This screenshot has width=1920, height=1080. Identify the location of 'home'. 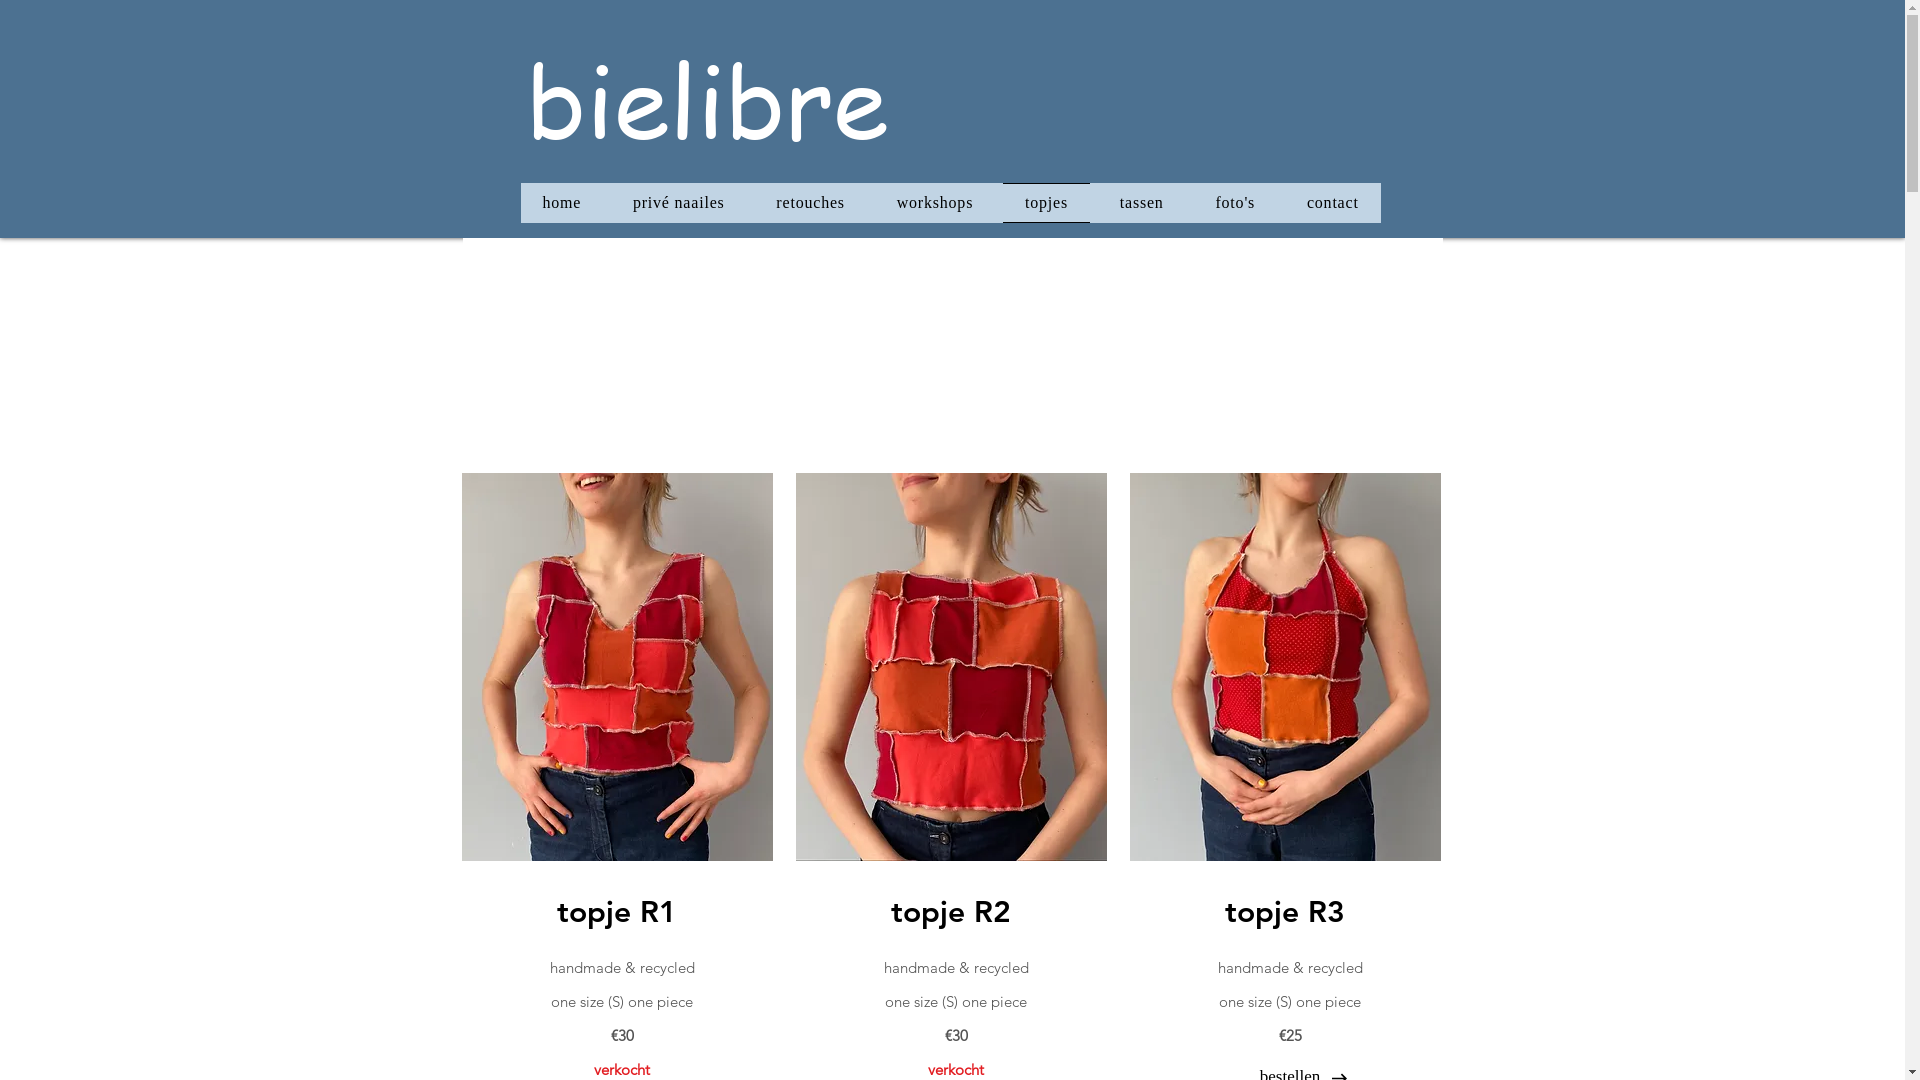
(560, 203).